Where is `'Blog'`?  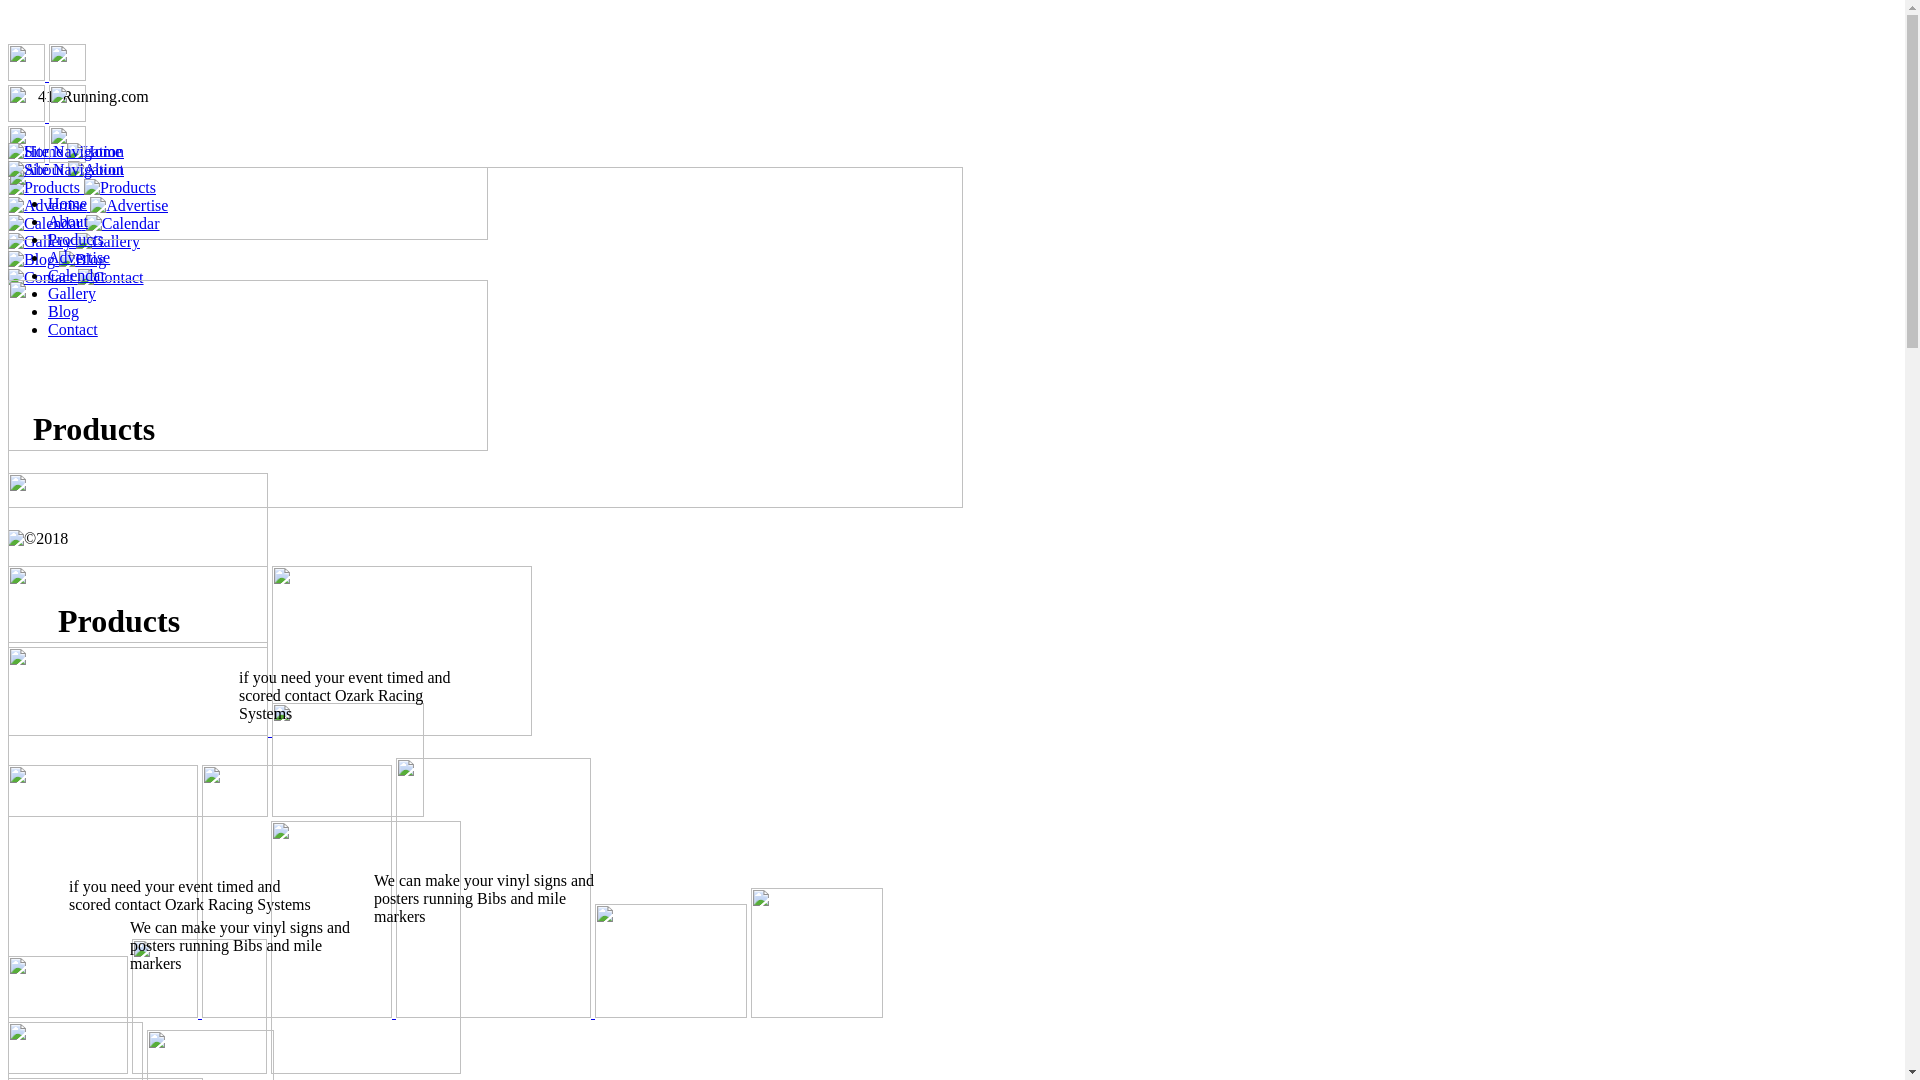 'Blog' is located at coordinates (63, 311).